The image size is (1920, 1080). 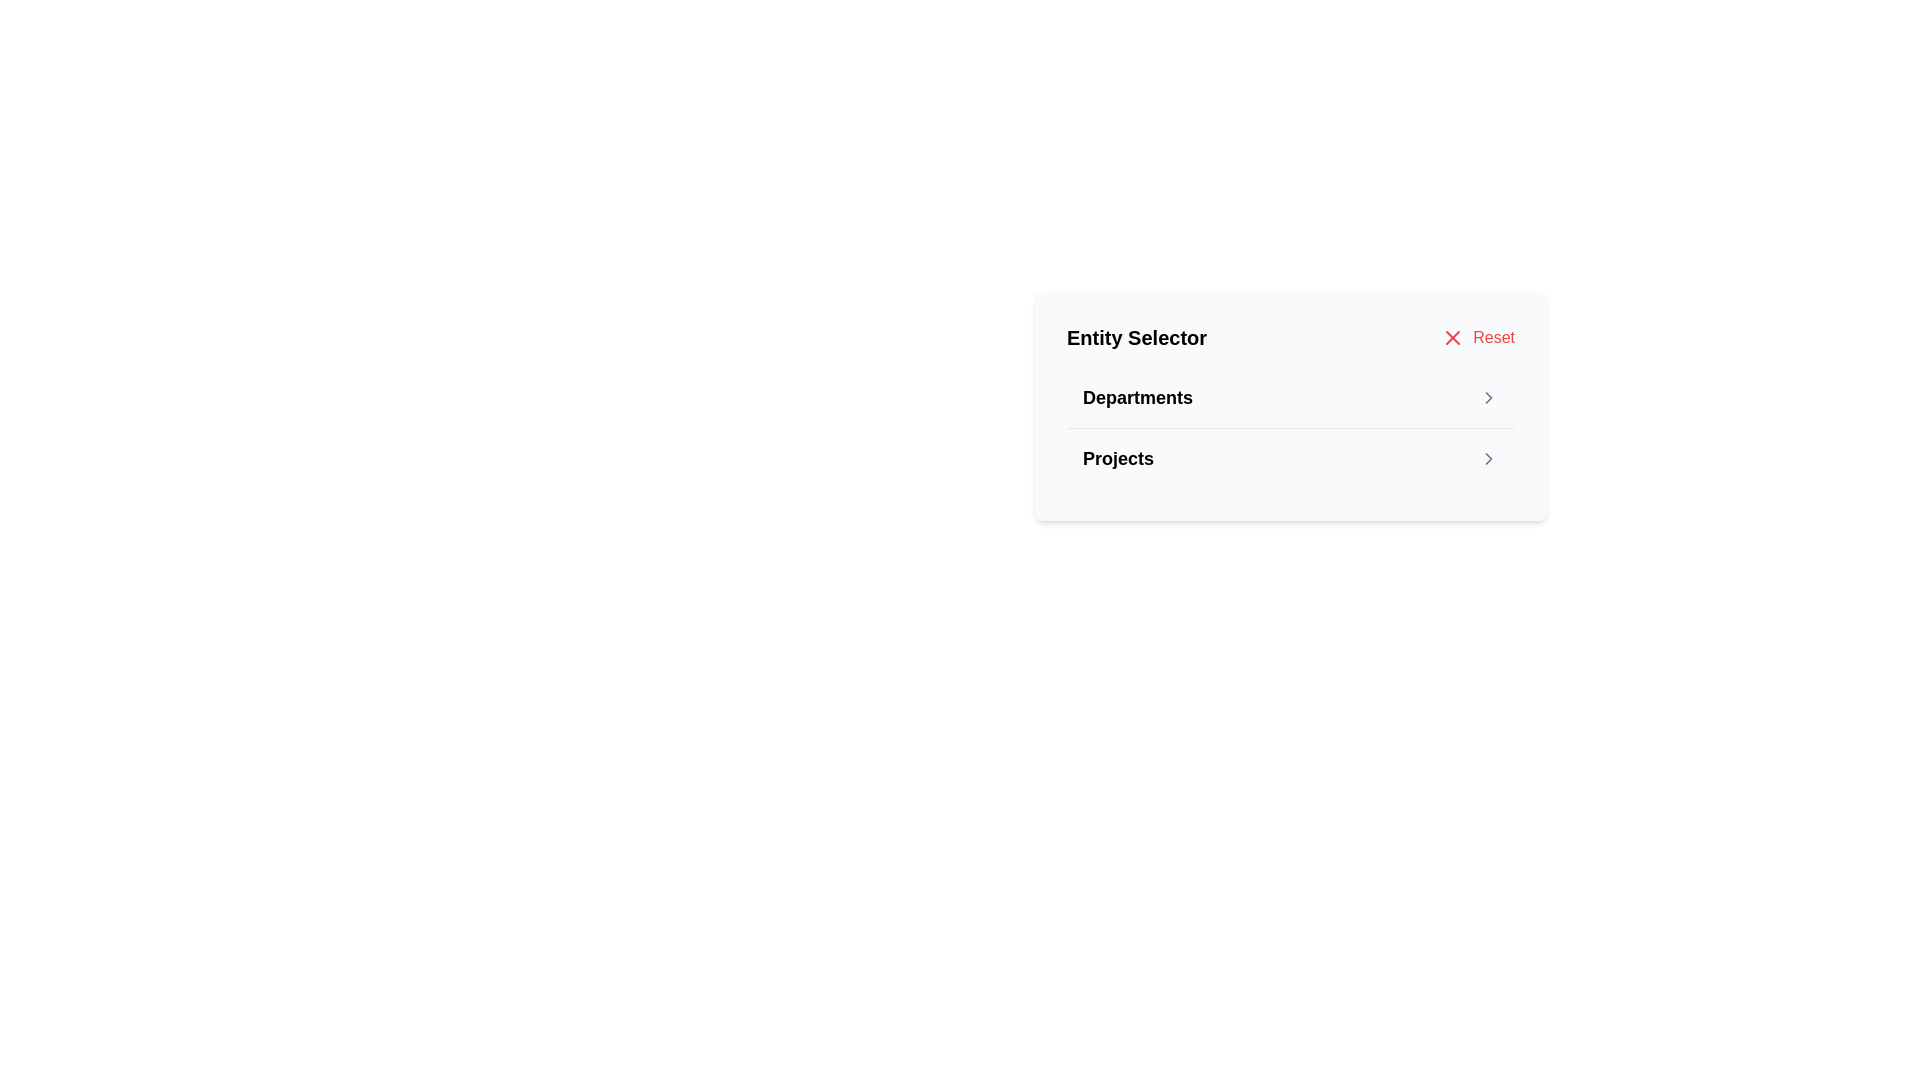 What do you see at coordinates (1478, 337) in the screenshot?
I see `the 'Reset' button with a red text color and an 'X' icon, located in the top-right corner of the 'Entity Selector' section` at bounding box center [1478, 337].